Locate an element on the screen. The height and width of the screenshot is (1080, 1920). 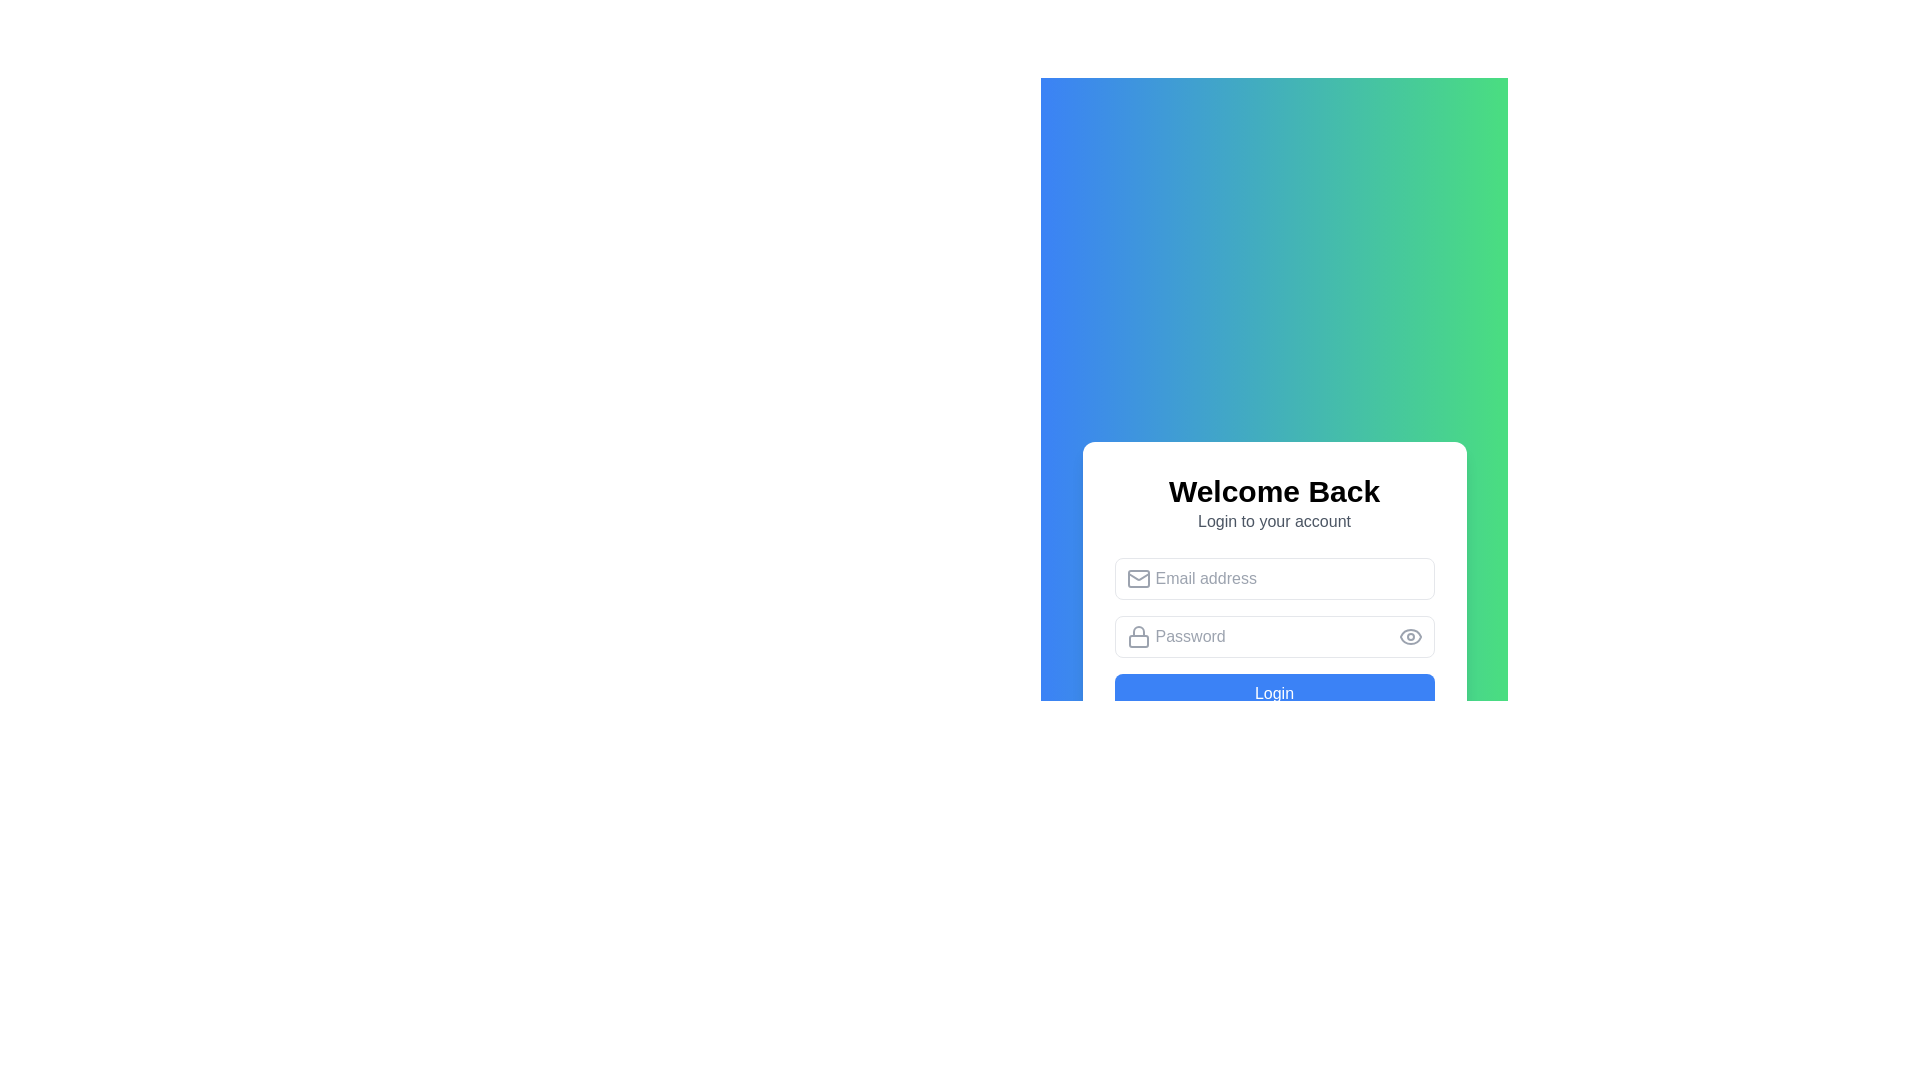
the Icon Button at the right end of the password input field is located at coordinates (1409, 636).